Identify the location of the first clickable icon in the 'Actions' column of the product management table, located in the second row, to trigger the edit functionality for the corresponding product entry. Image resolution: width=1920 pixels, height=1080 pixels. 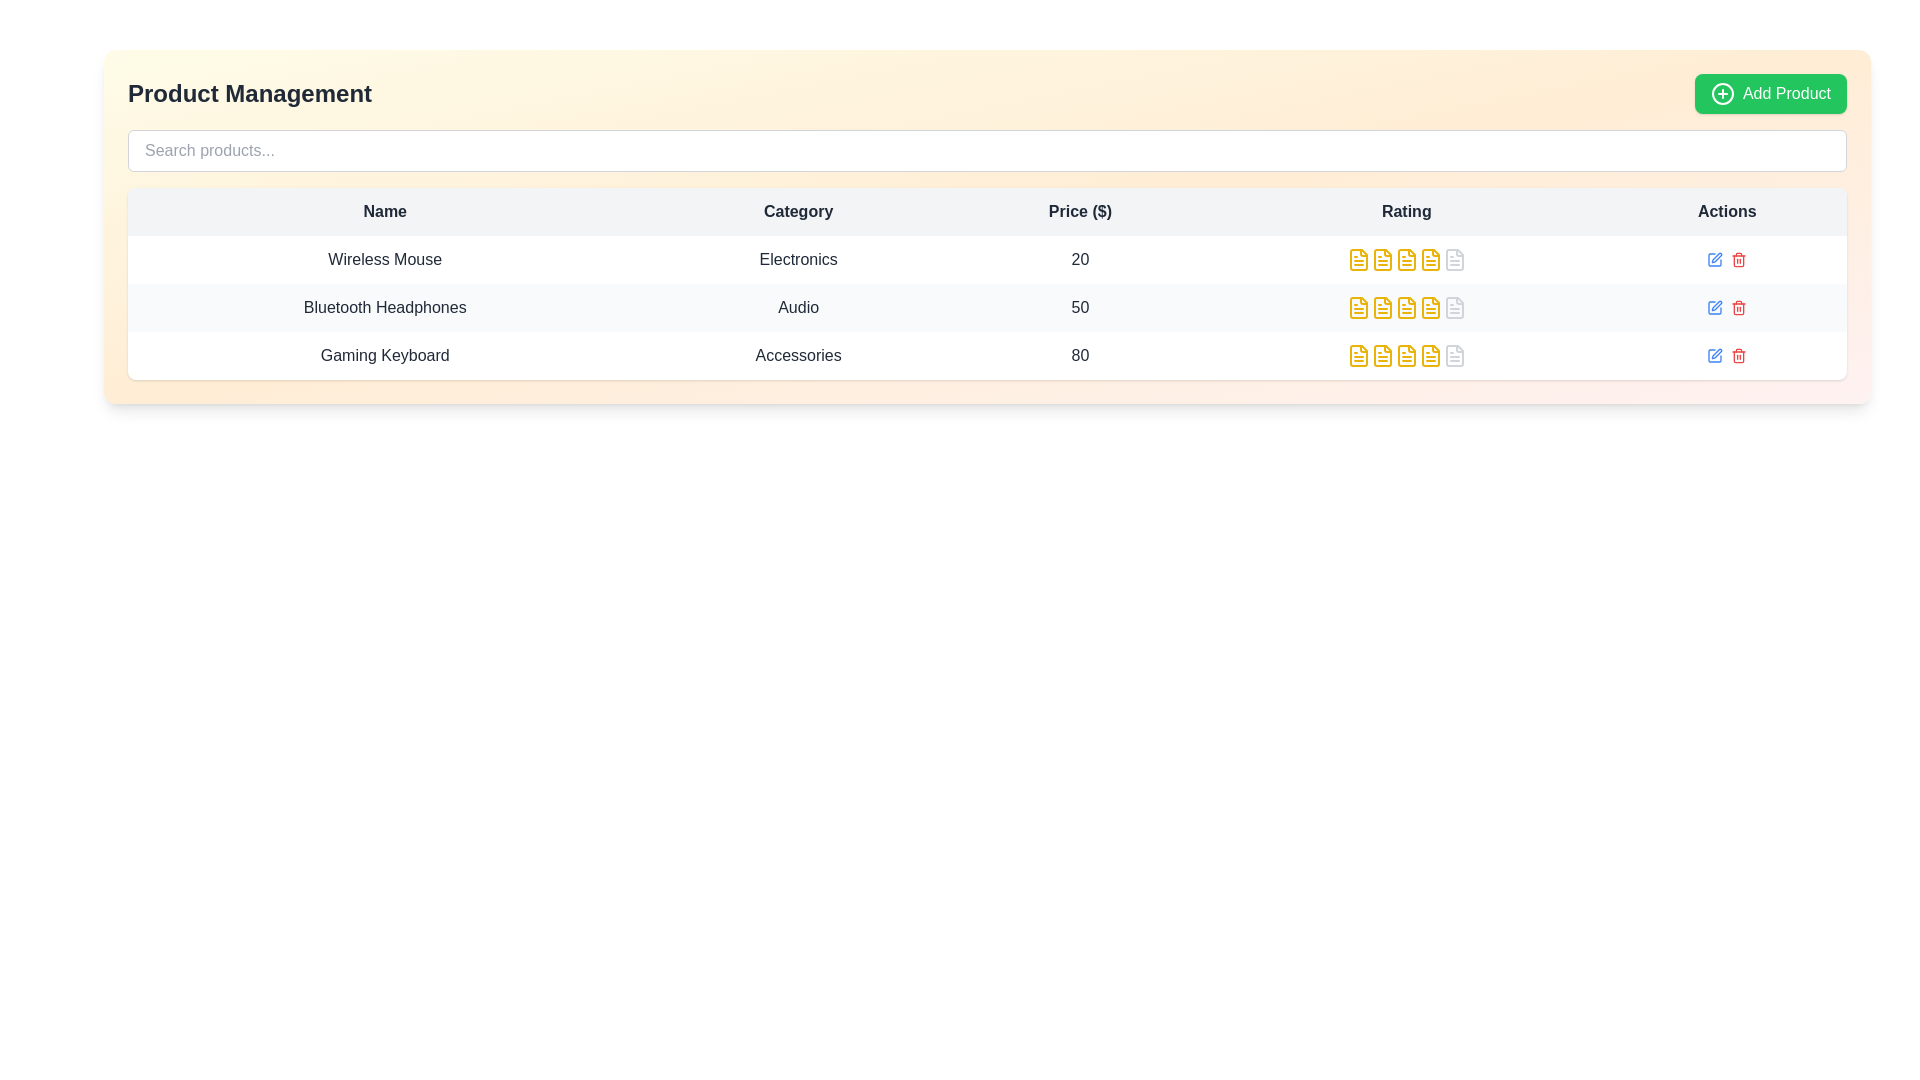
(1714, 308).